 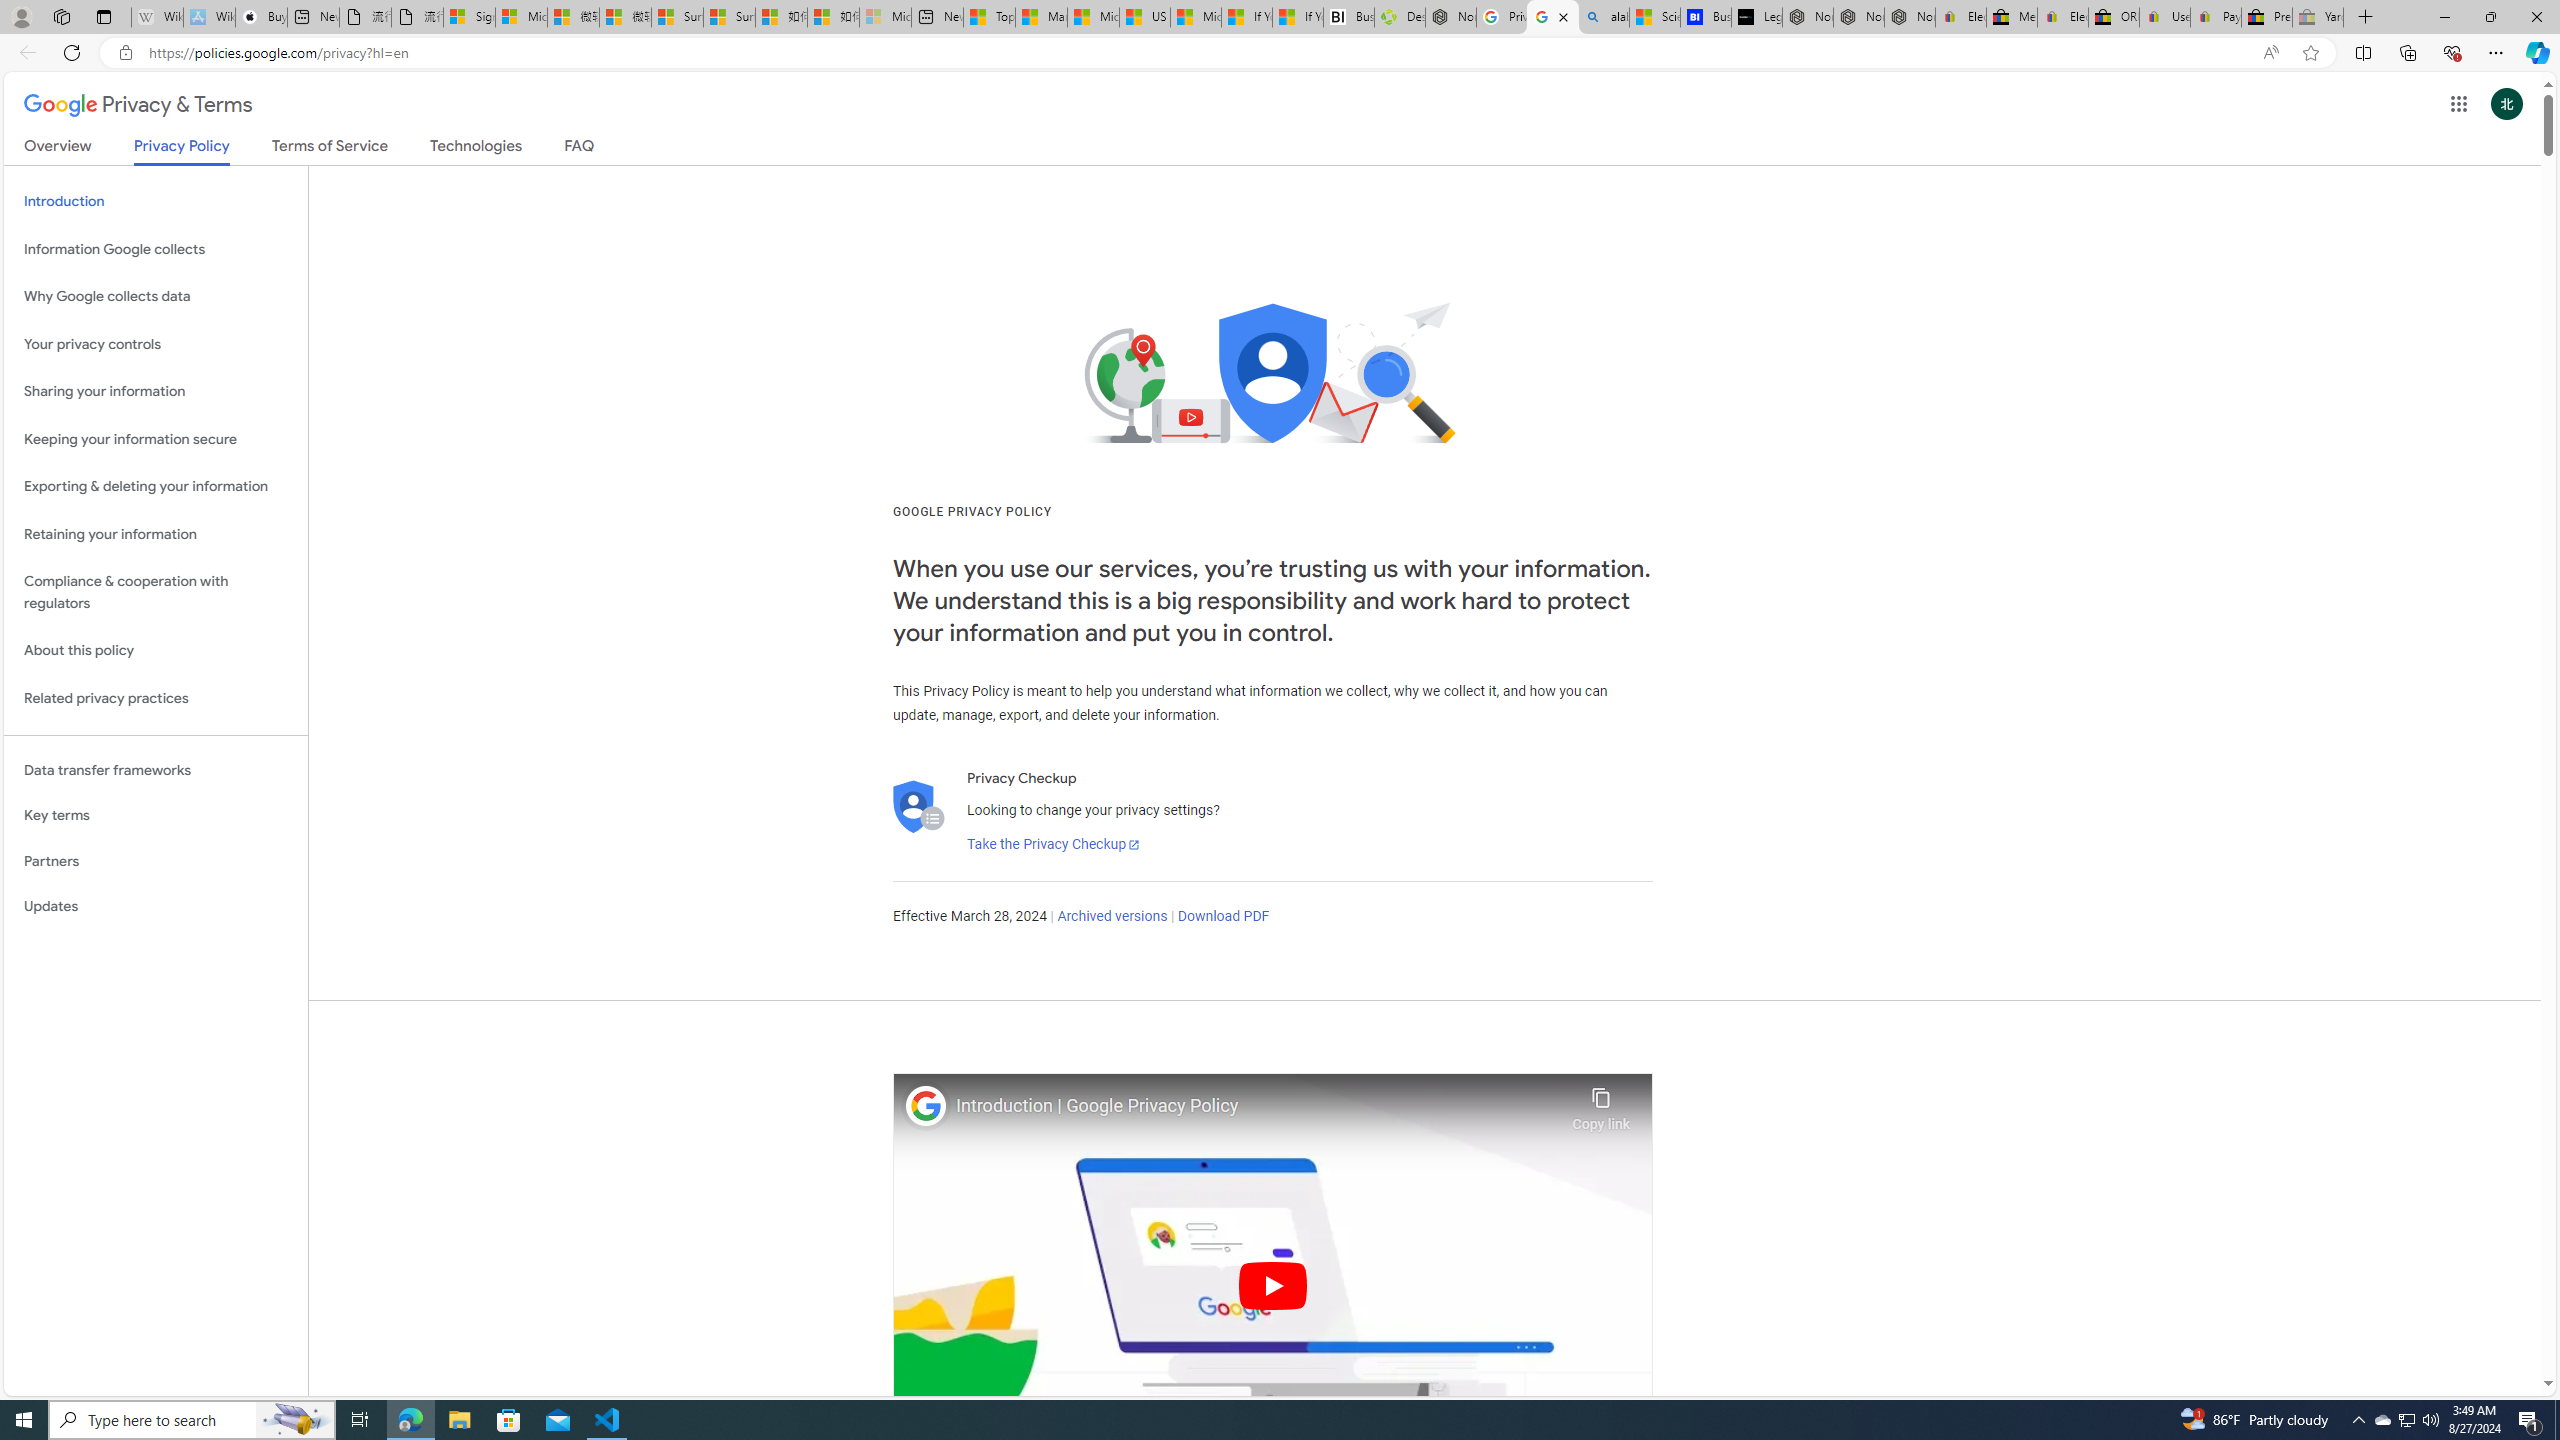 What do you see at coordinates (155, 296) in the screenshot?
I see `'Why Google collects data'` at bounding box center [155, 296].